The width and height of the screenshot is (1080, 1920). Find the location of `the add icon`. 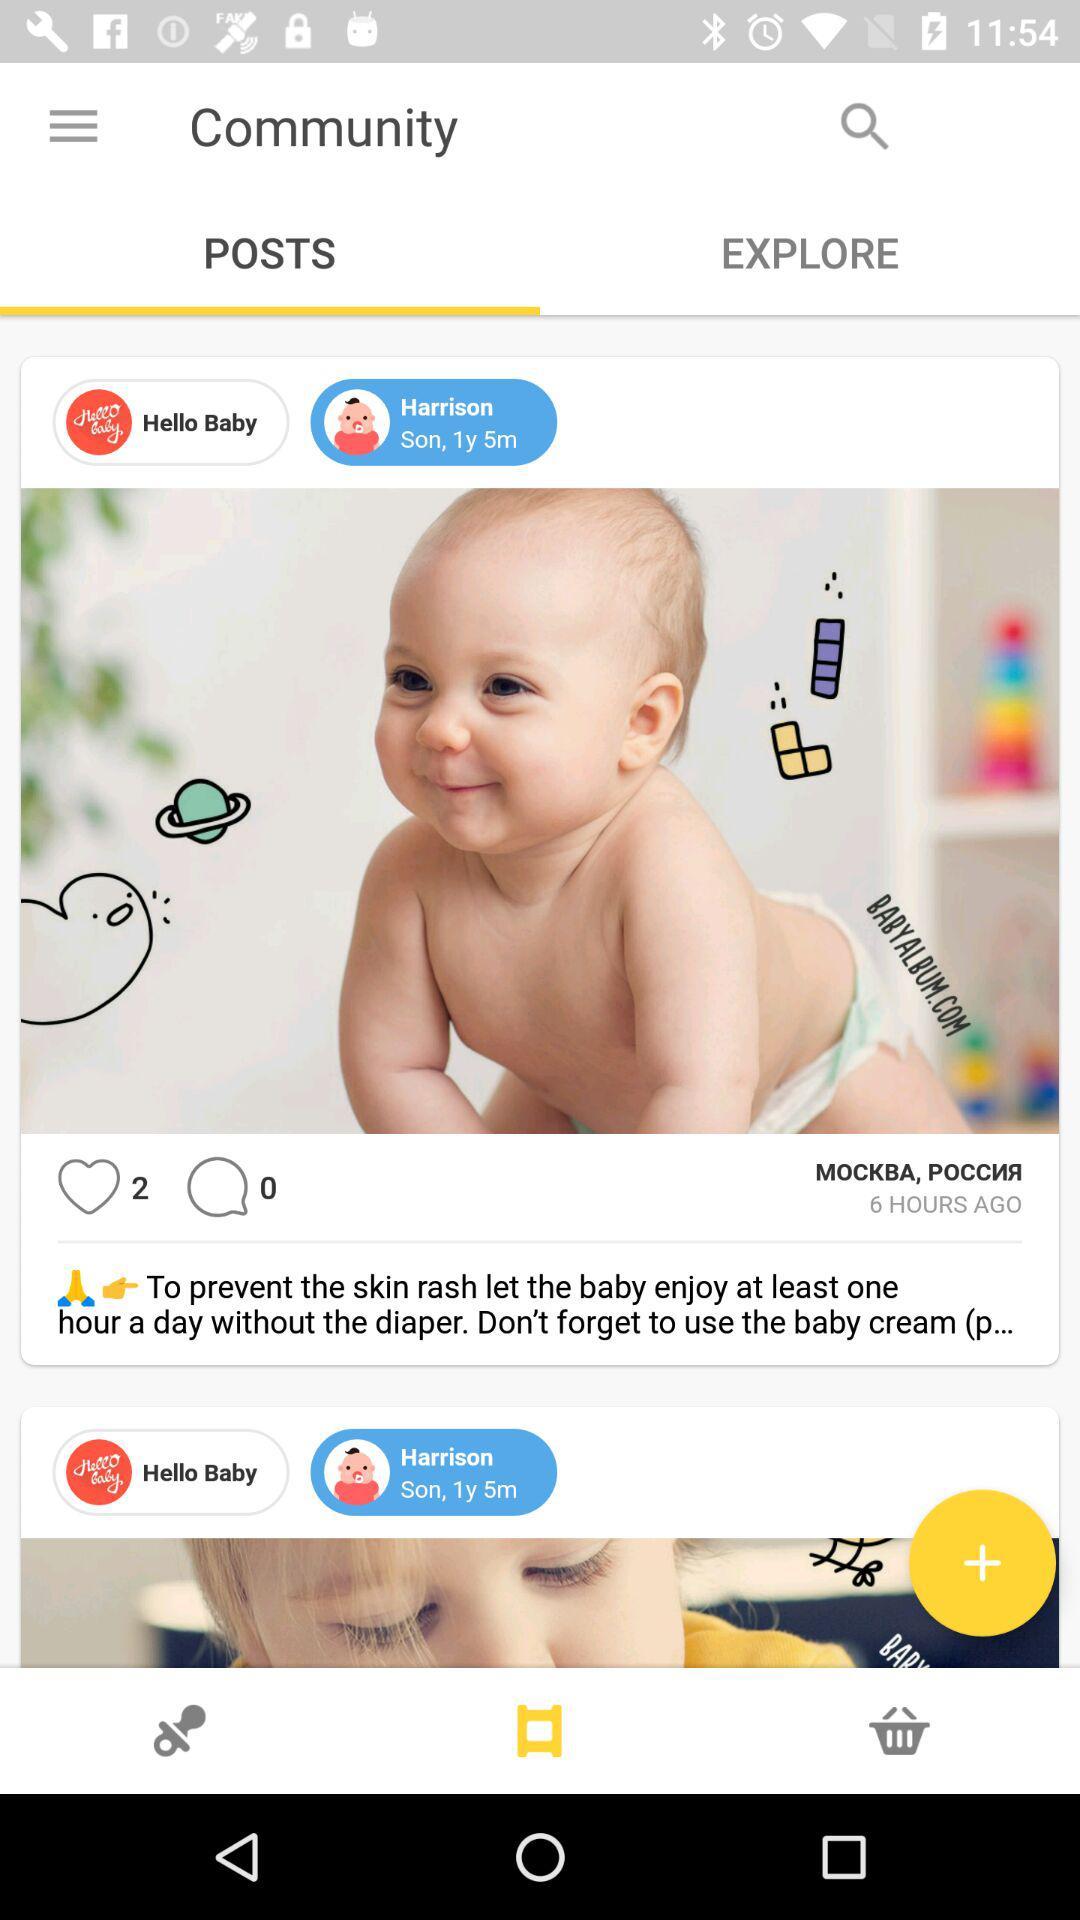

the add icon is located at coordinates (981, 1562).